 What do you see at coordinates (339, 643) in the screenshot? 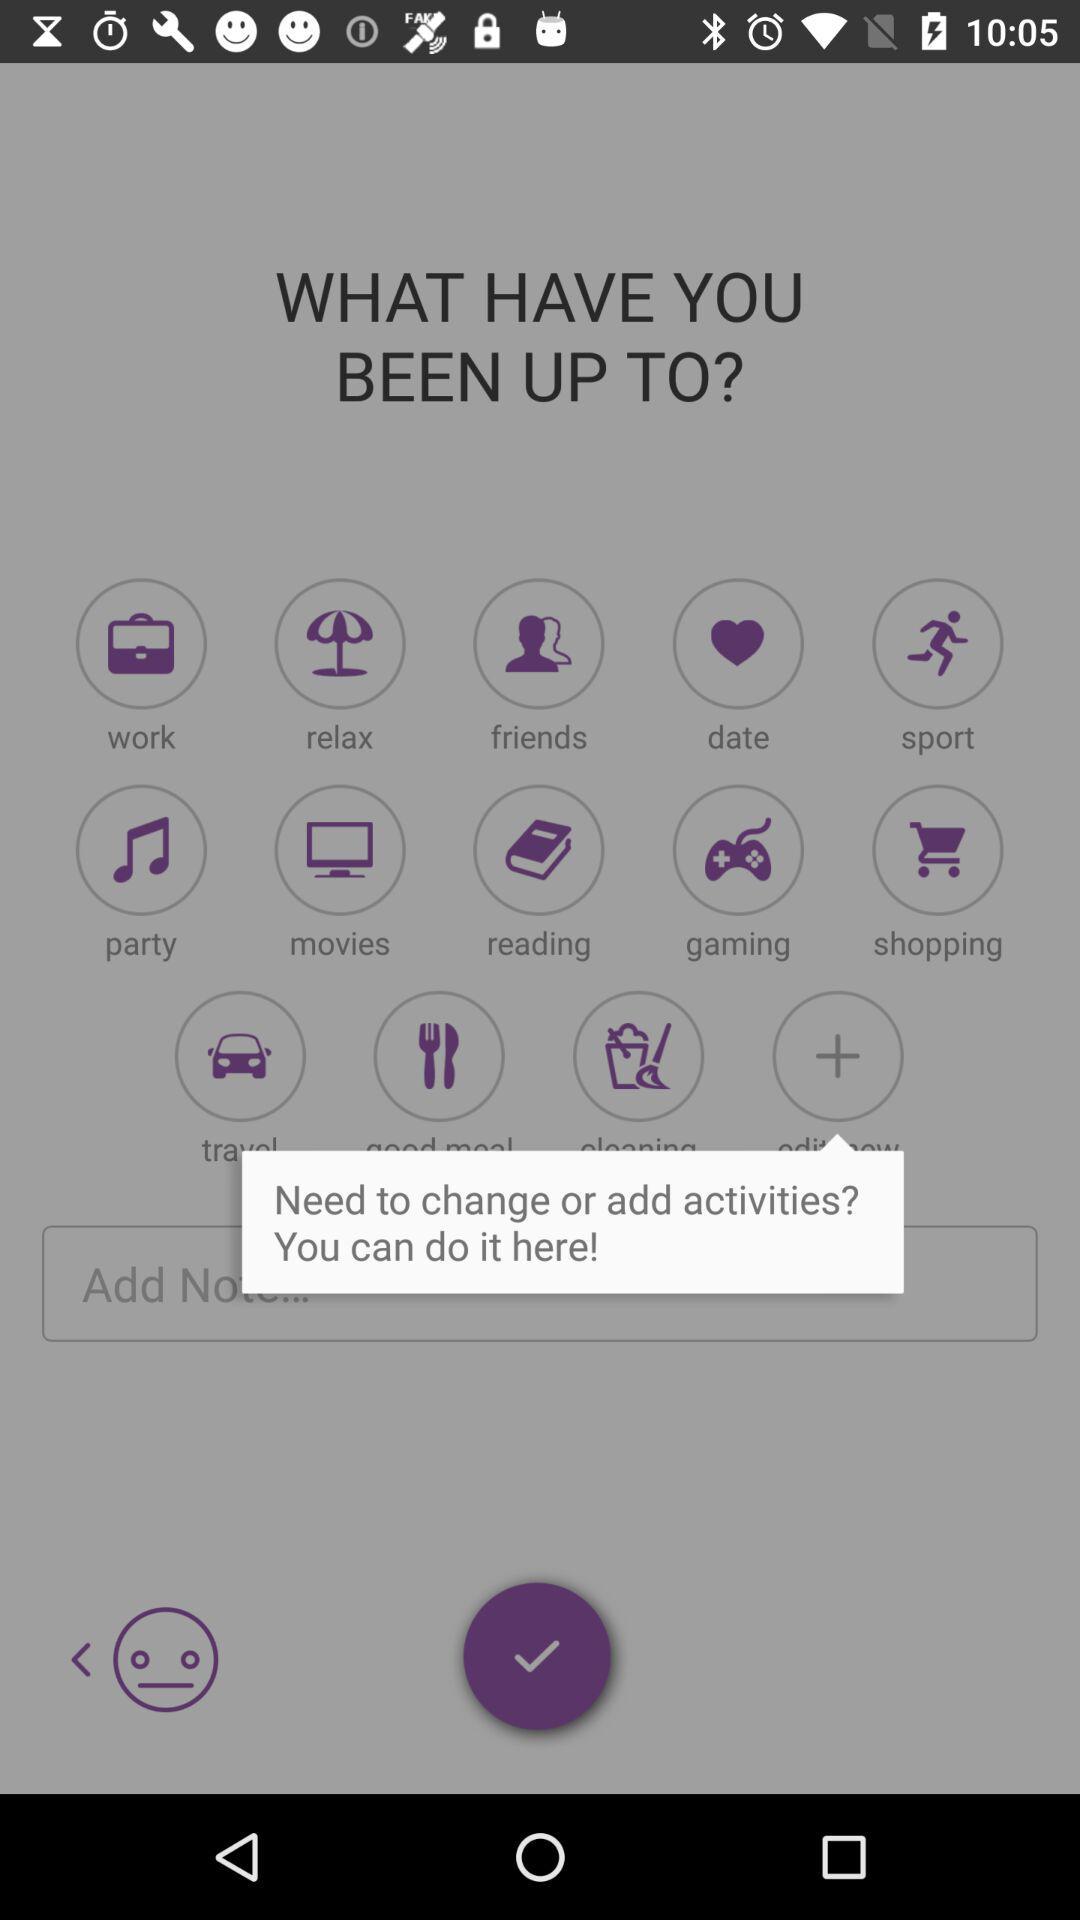
I see `relax` at bounding box center [339, 643].